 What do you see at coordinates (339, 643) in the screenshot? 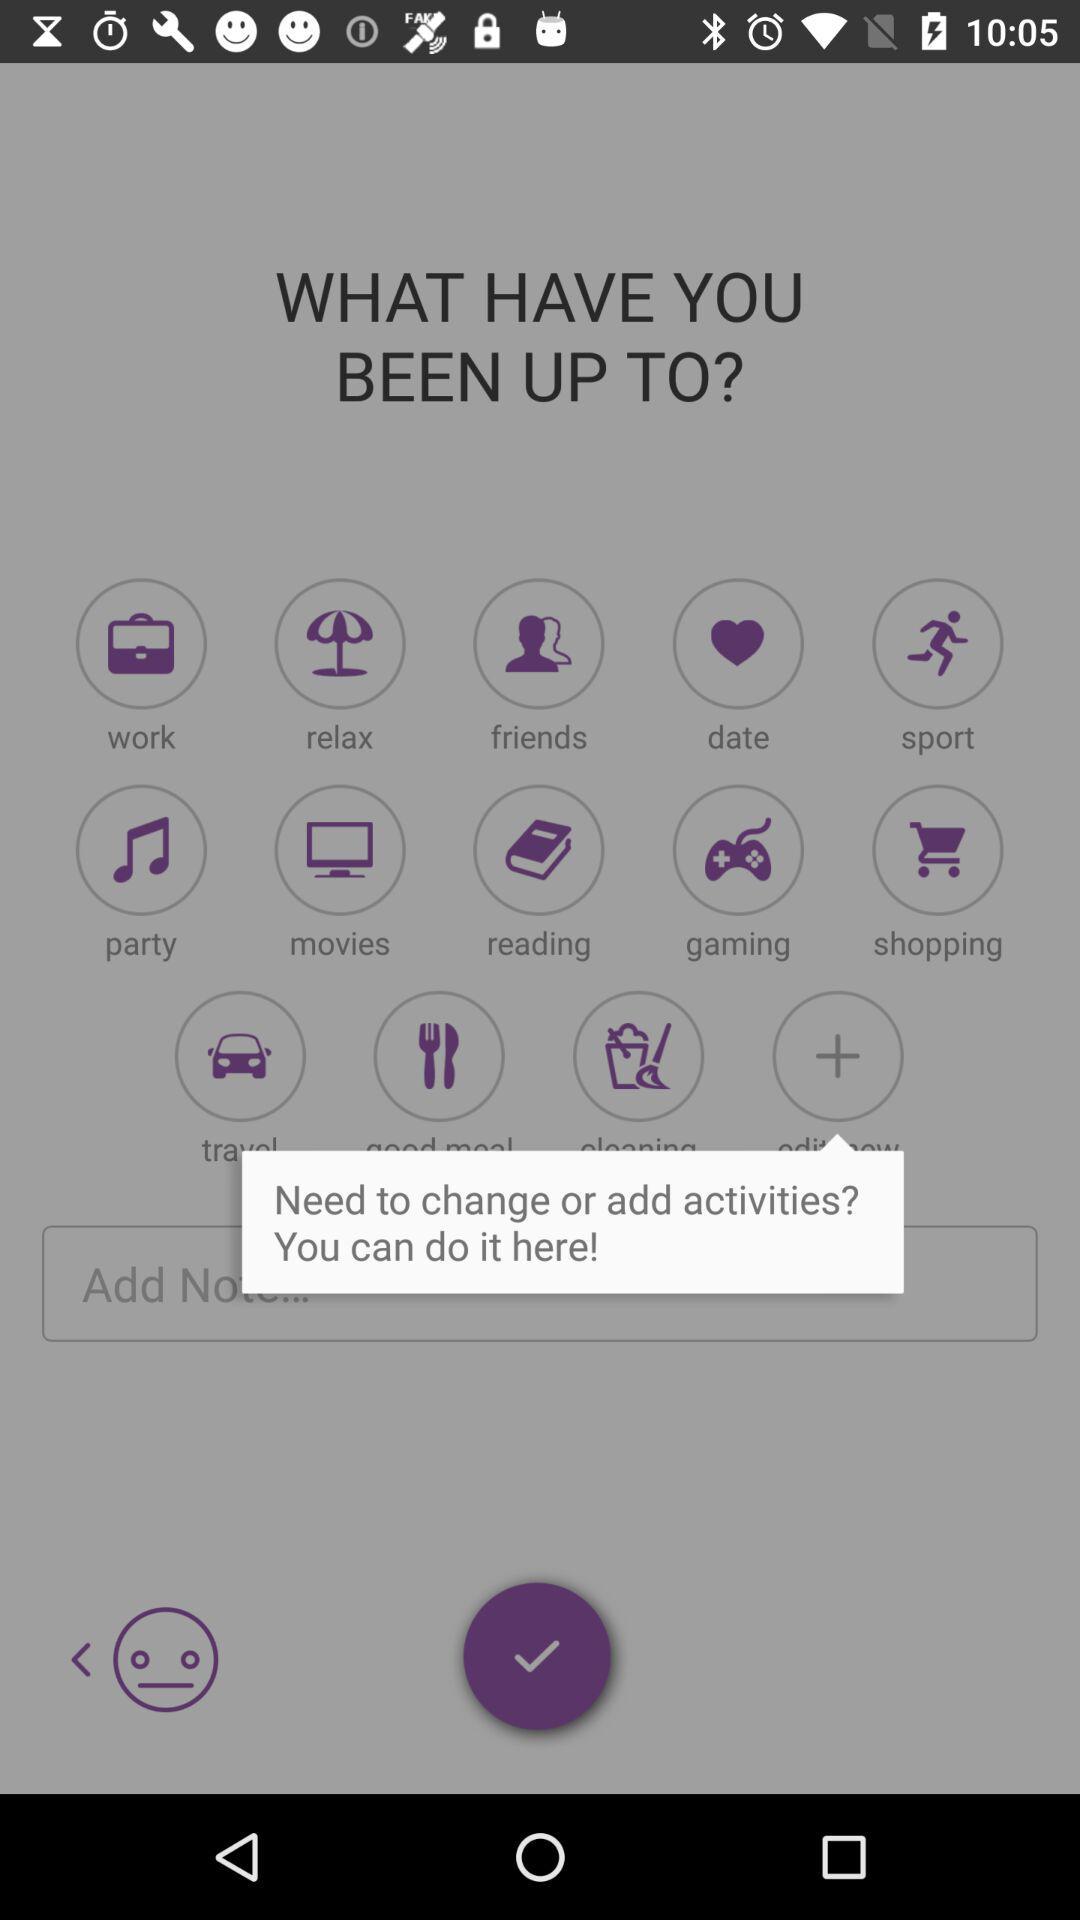
I see `relax` at bounding box center [339, 643].